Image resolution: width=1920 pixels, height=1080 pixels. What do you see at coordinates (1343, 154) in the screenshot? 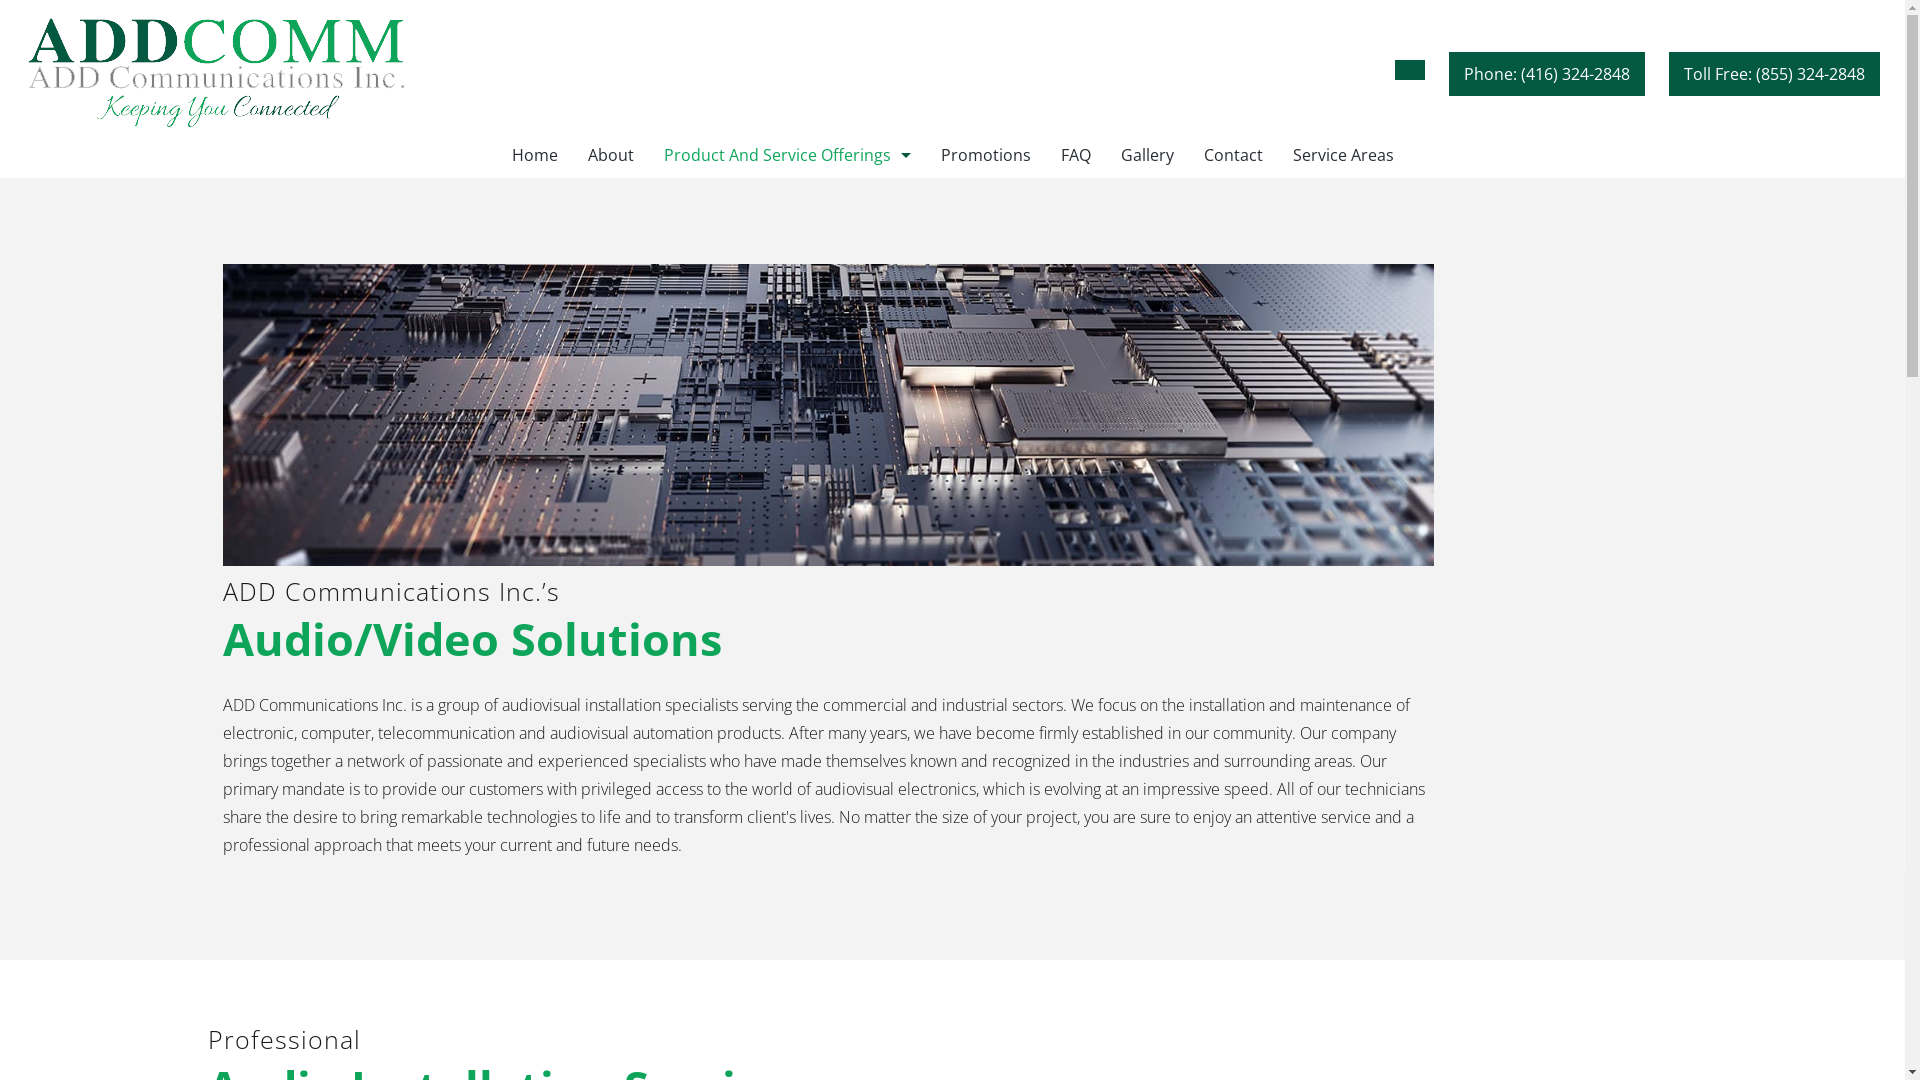
I see `'Service Areas'` at bounding box center [1343, 154].